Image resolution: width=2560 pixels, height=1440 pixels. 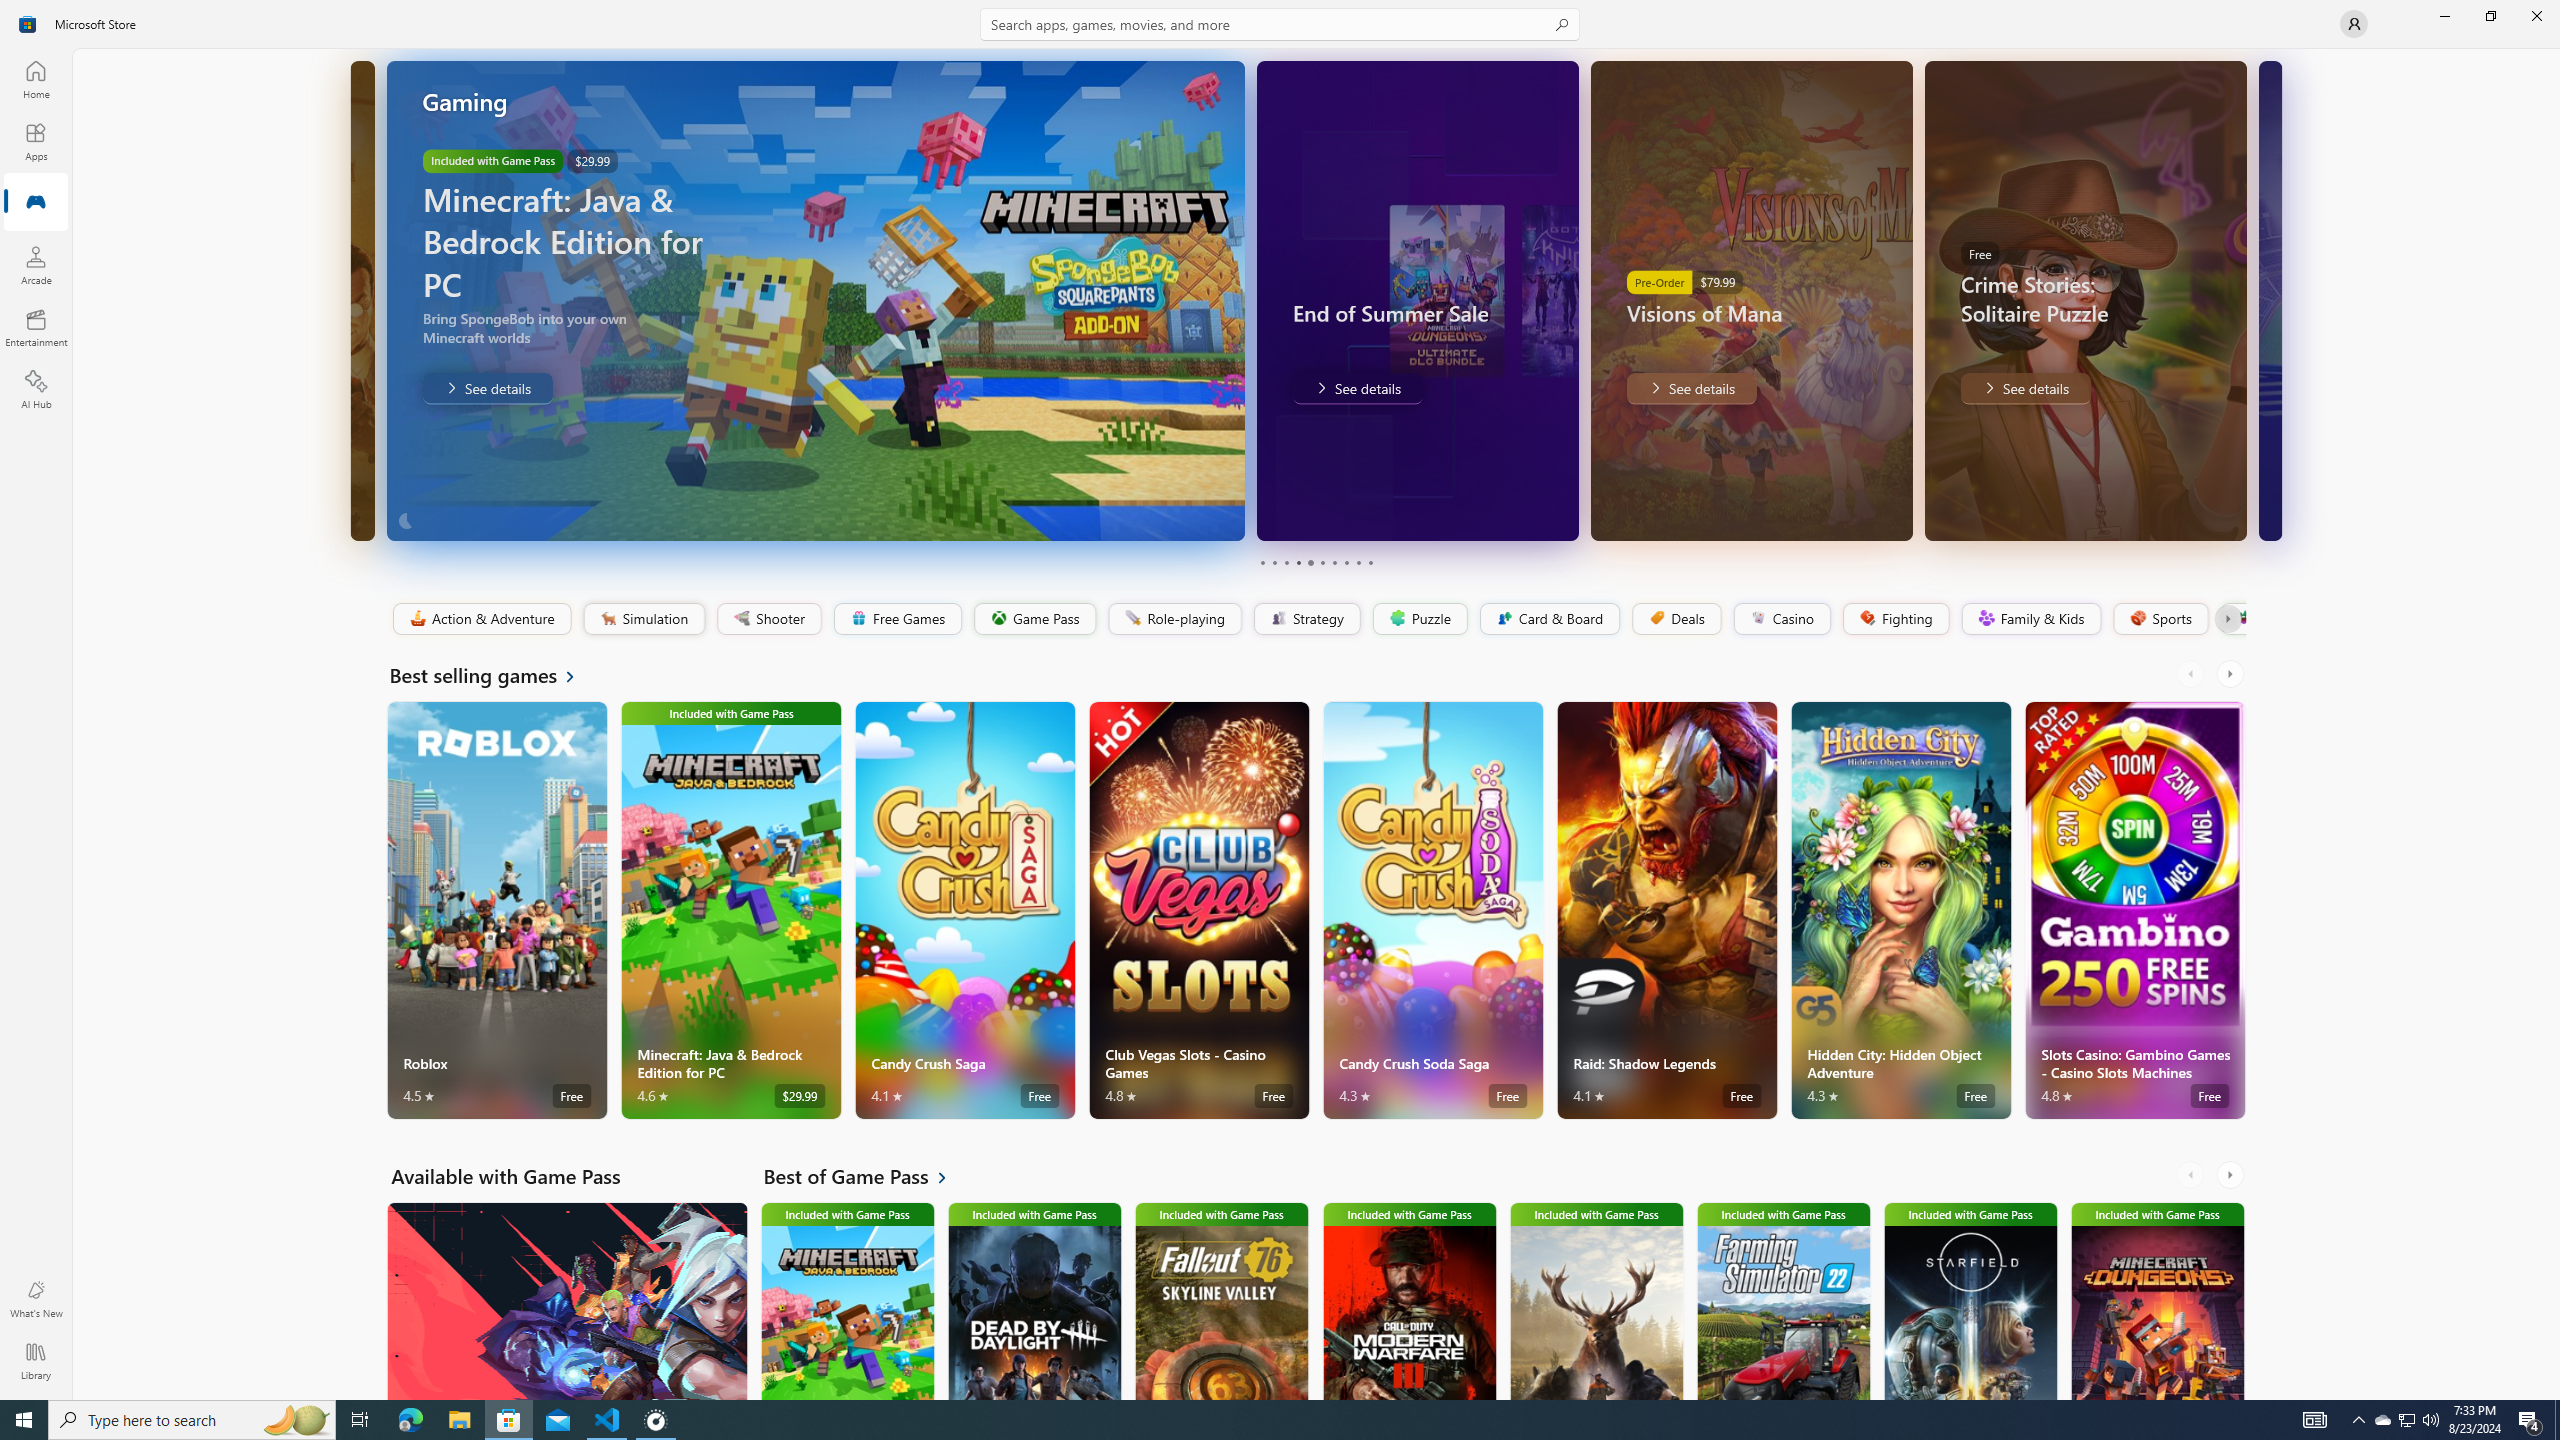 I want to click on 'User profile', so click(x=2352, y=22).